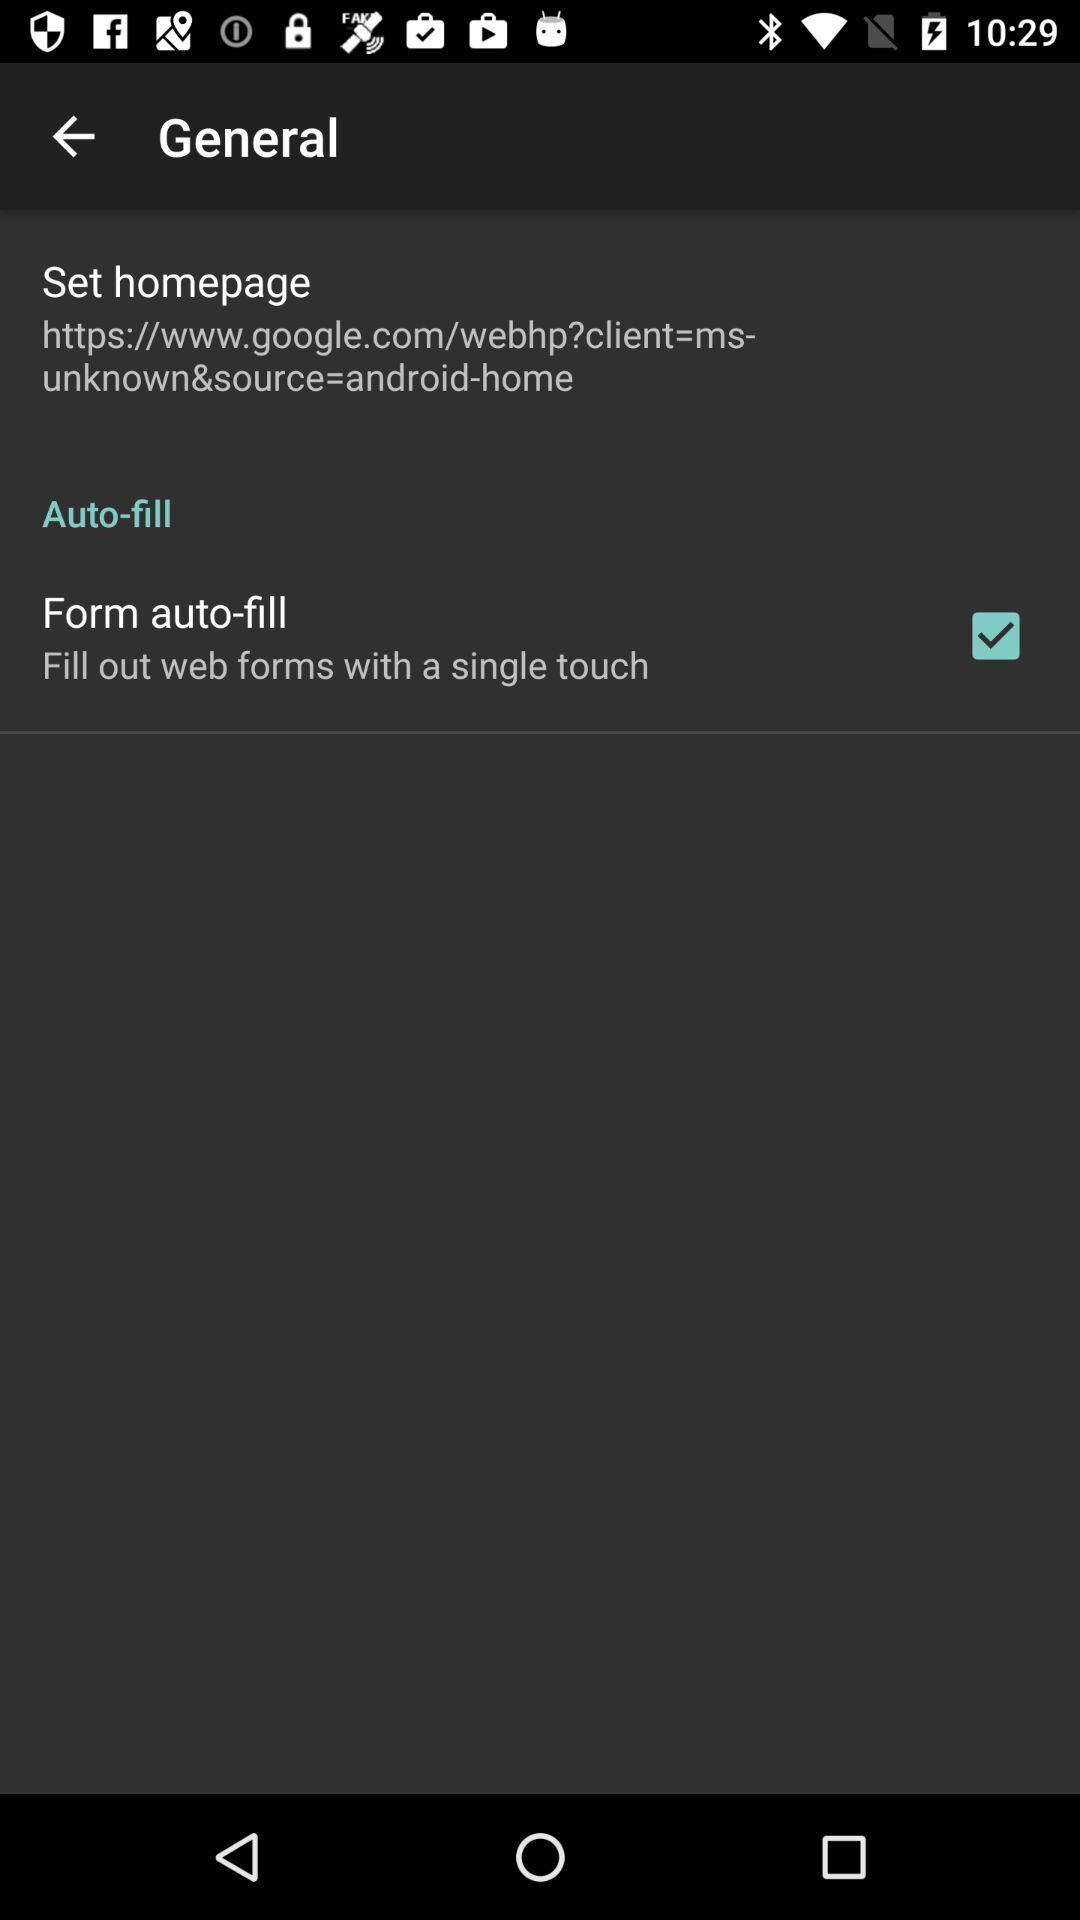  I want to click on the https www google item, so click(540, 355).